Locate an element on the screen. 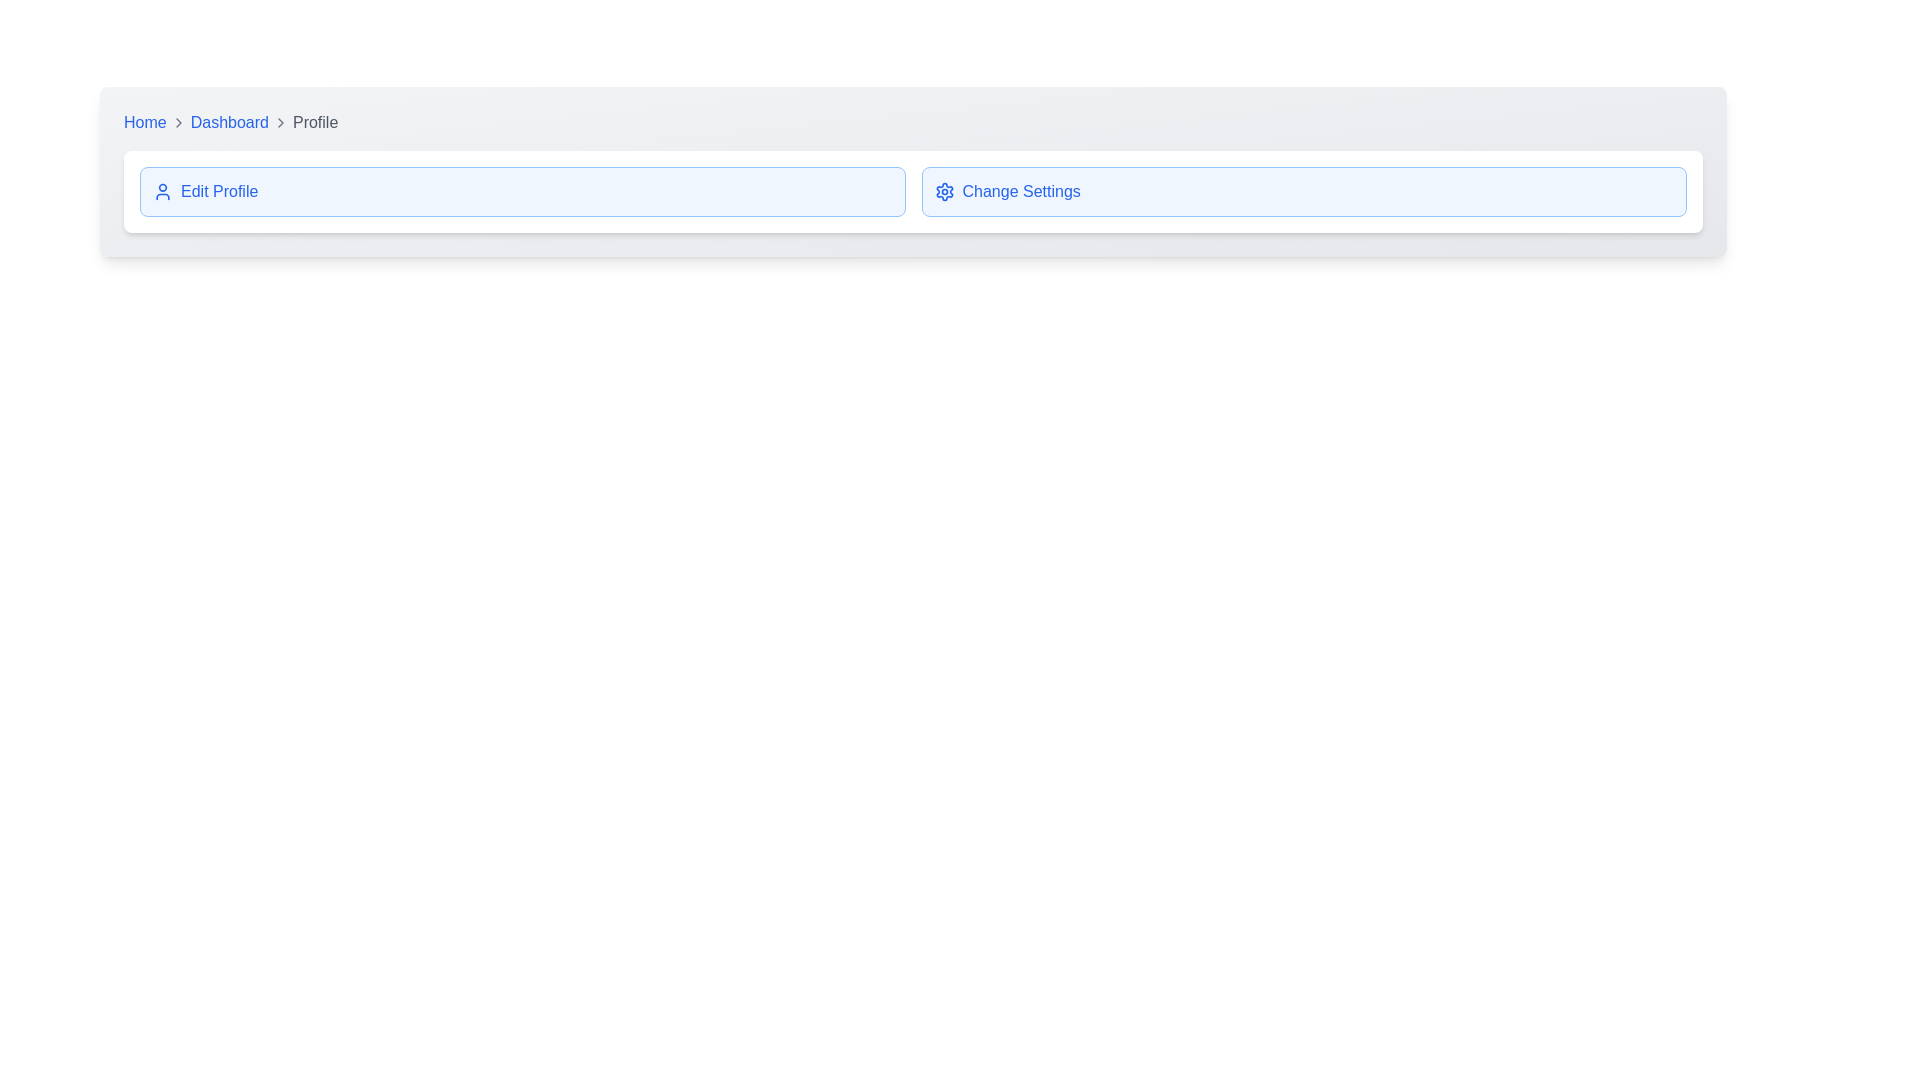 The width and height of the screenshot is (1920, 1080). text from the 'Edit Profile' label, which is located inside a rectangular button at the upper left of the interface, next to a small user icon is located at coordinates (219, 192).